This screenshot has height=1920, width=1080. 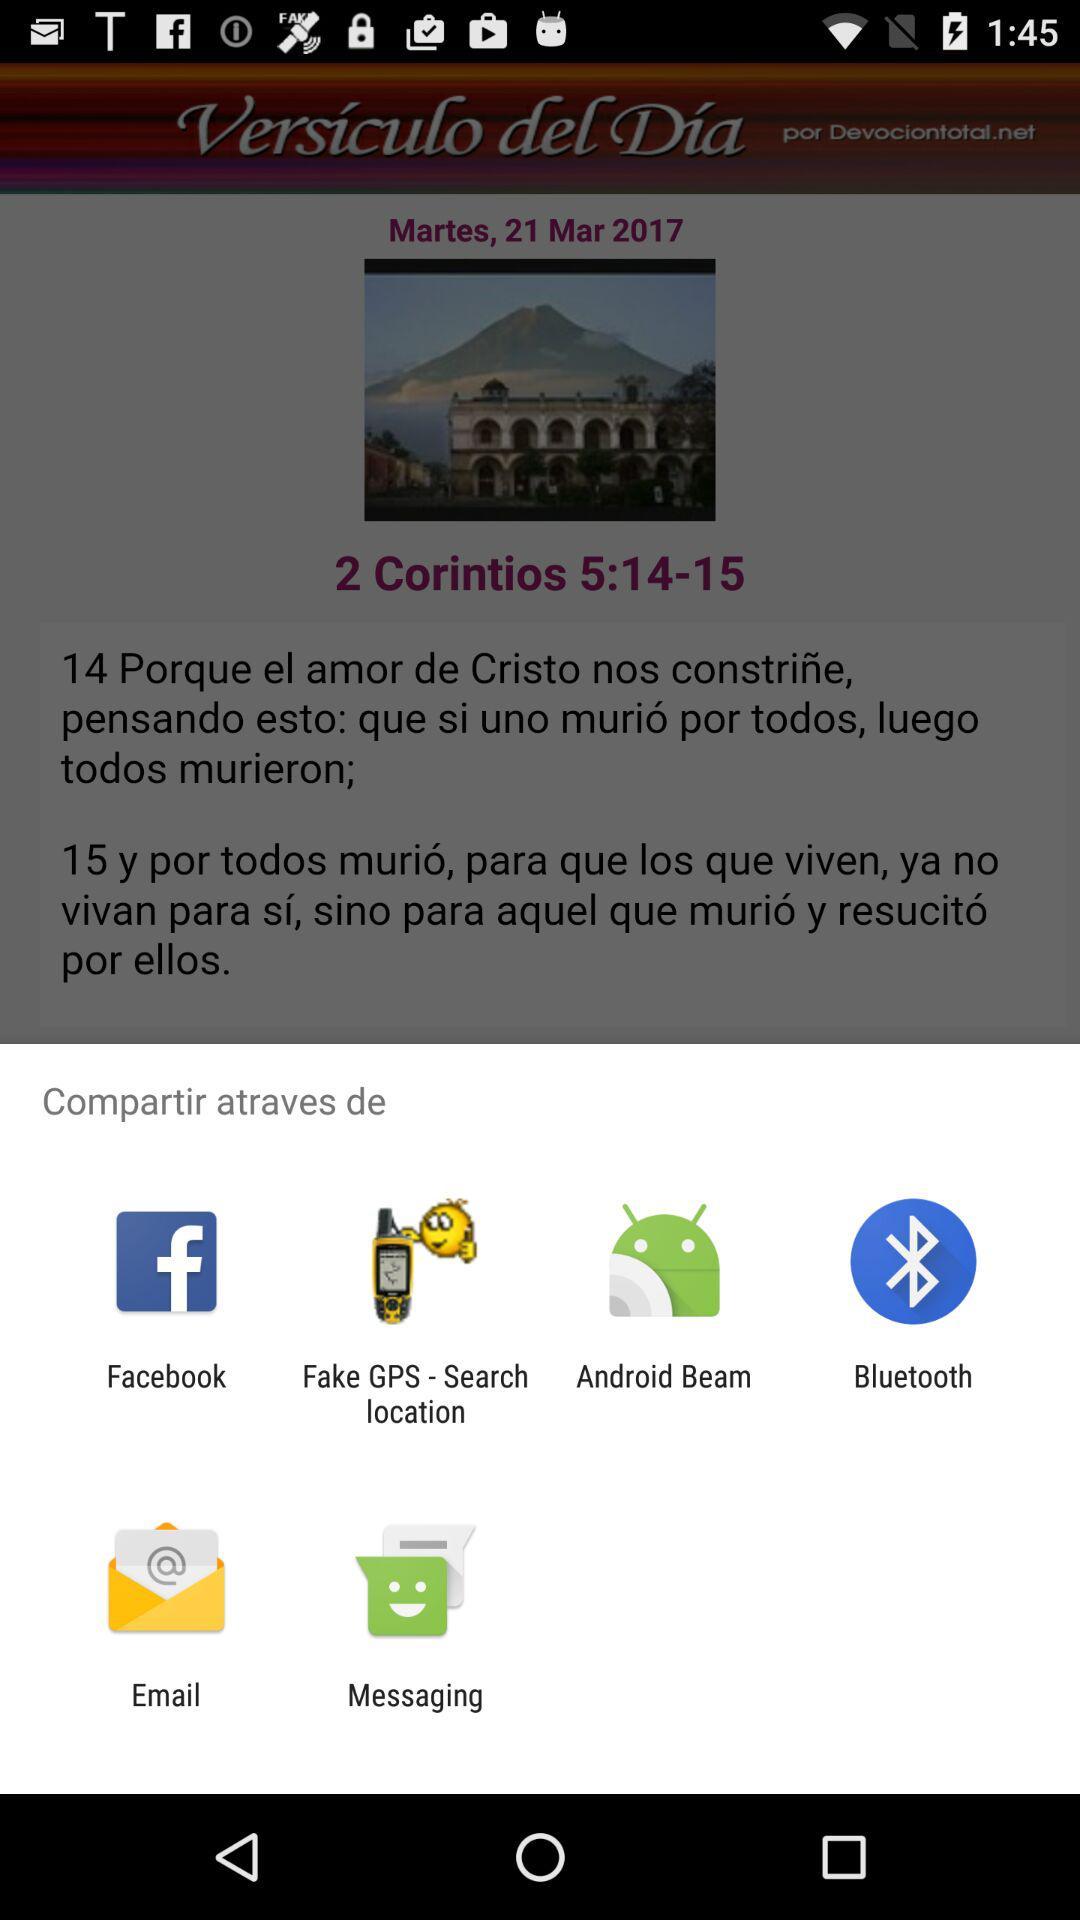 I want to click on facebook item, so click(x=165, y=1392).